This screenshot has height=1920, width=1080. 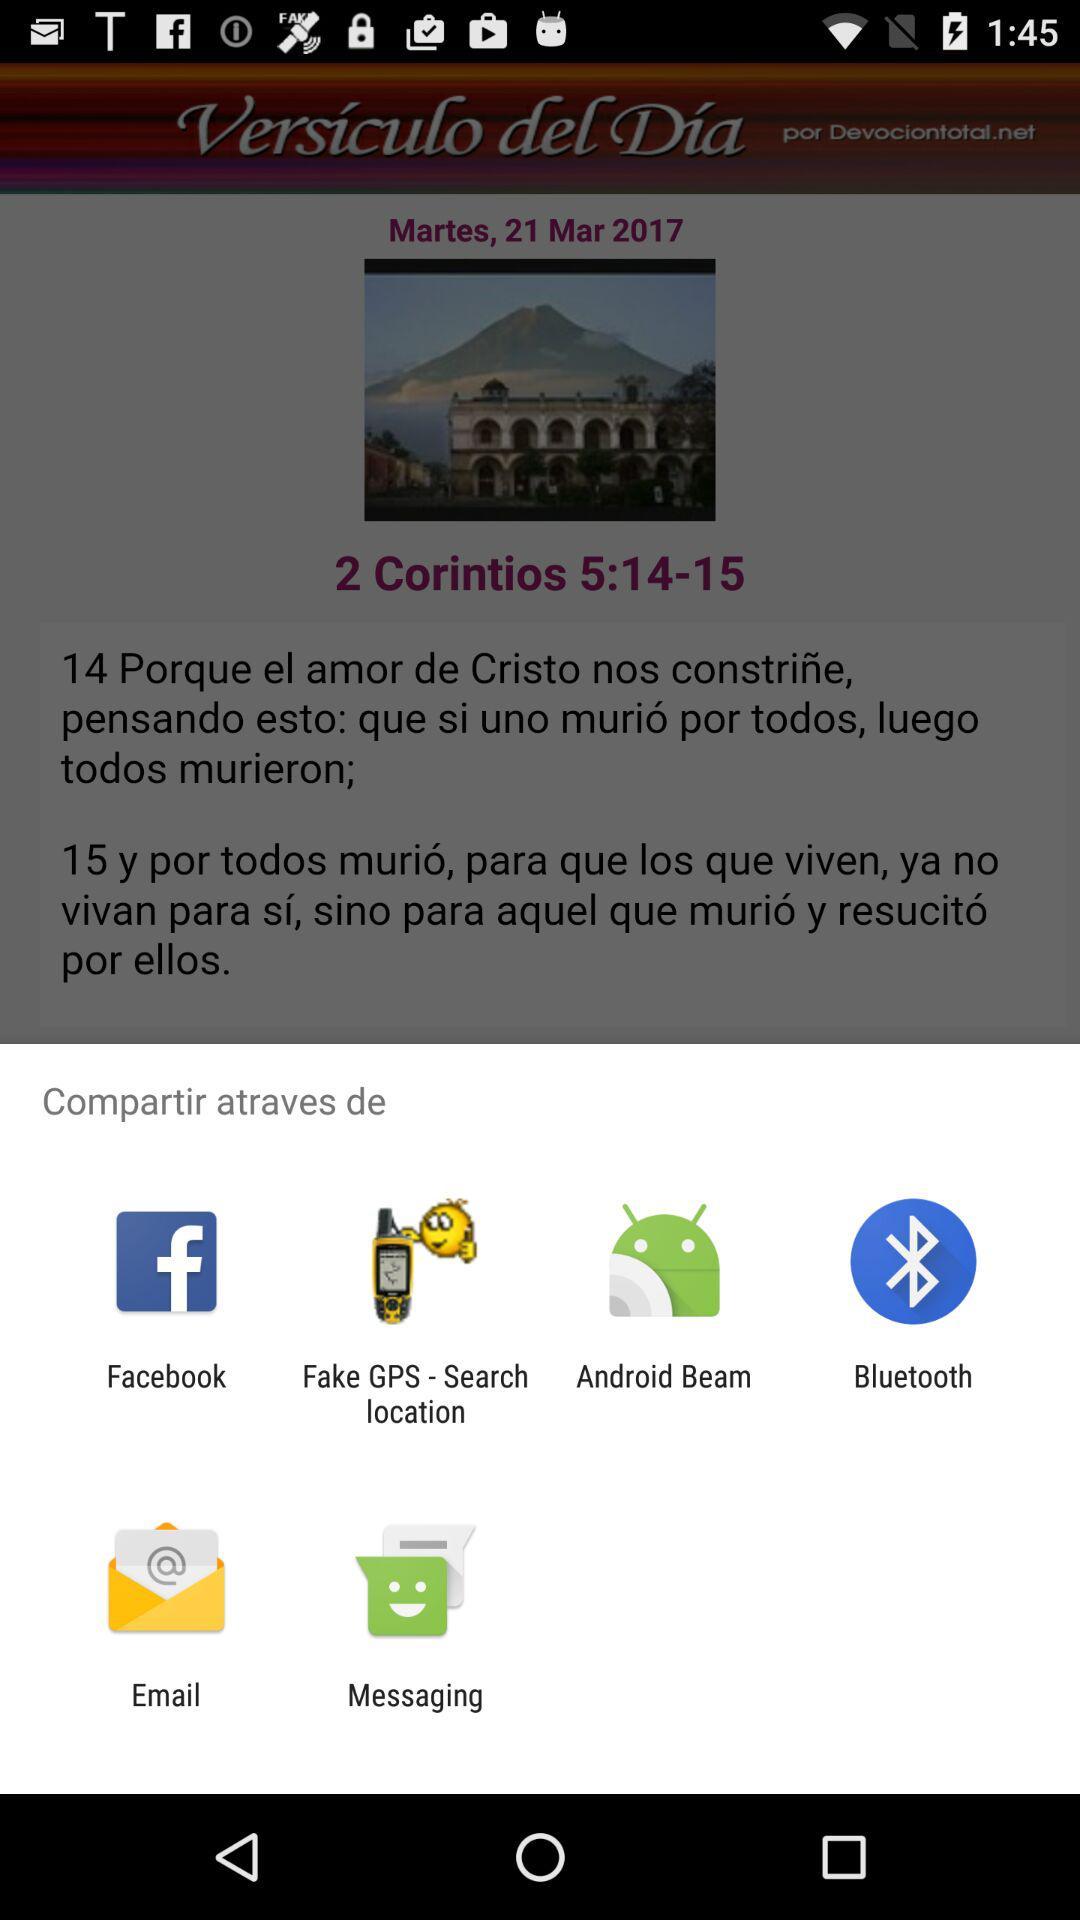 I want to click on facebook item, so click(x=165, y=1392).